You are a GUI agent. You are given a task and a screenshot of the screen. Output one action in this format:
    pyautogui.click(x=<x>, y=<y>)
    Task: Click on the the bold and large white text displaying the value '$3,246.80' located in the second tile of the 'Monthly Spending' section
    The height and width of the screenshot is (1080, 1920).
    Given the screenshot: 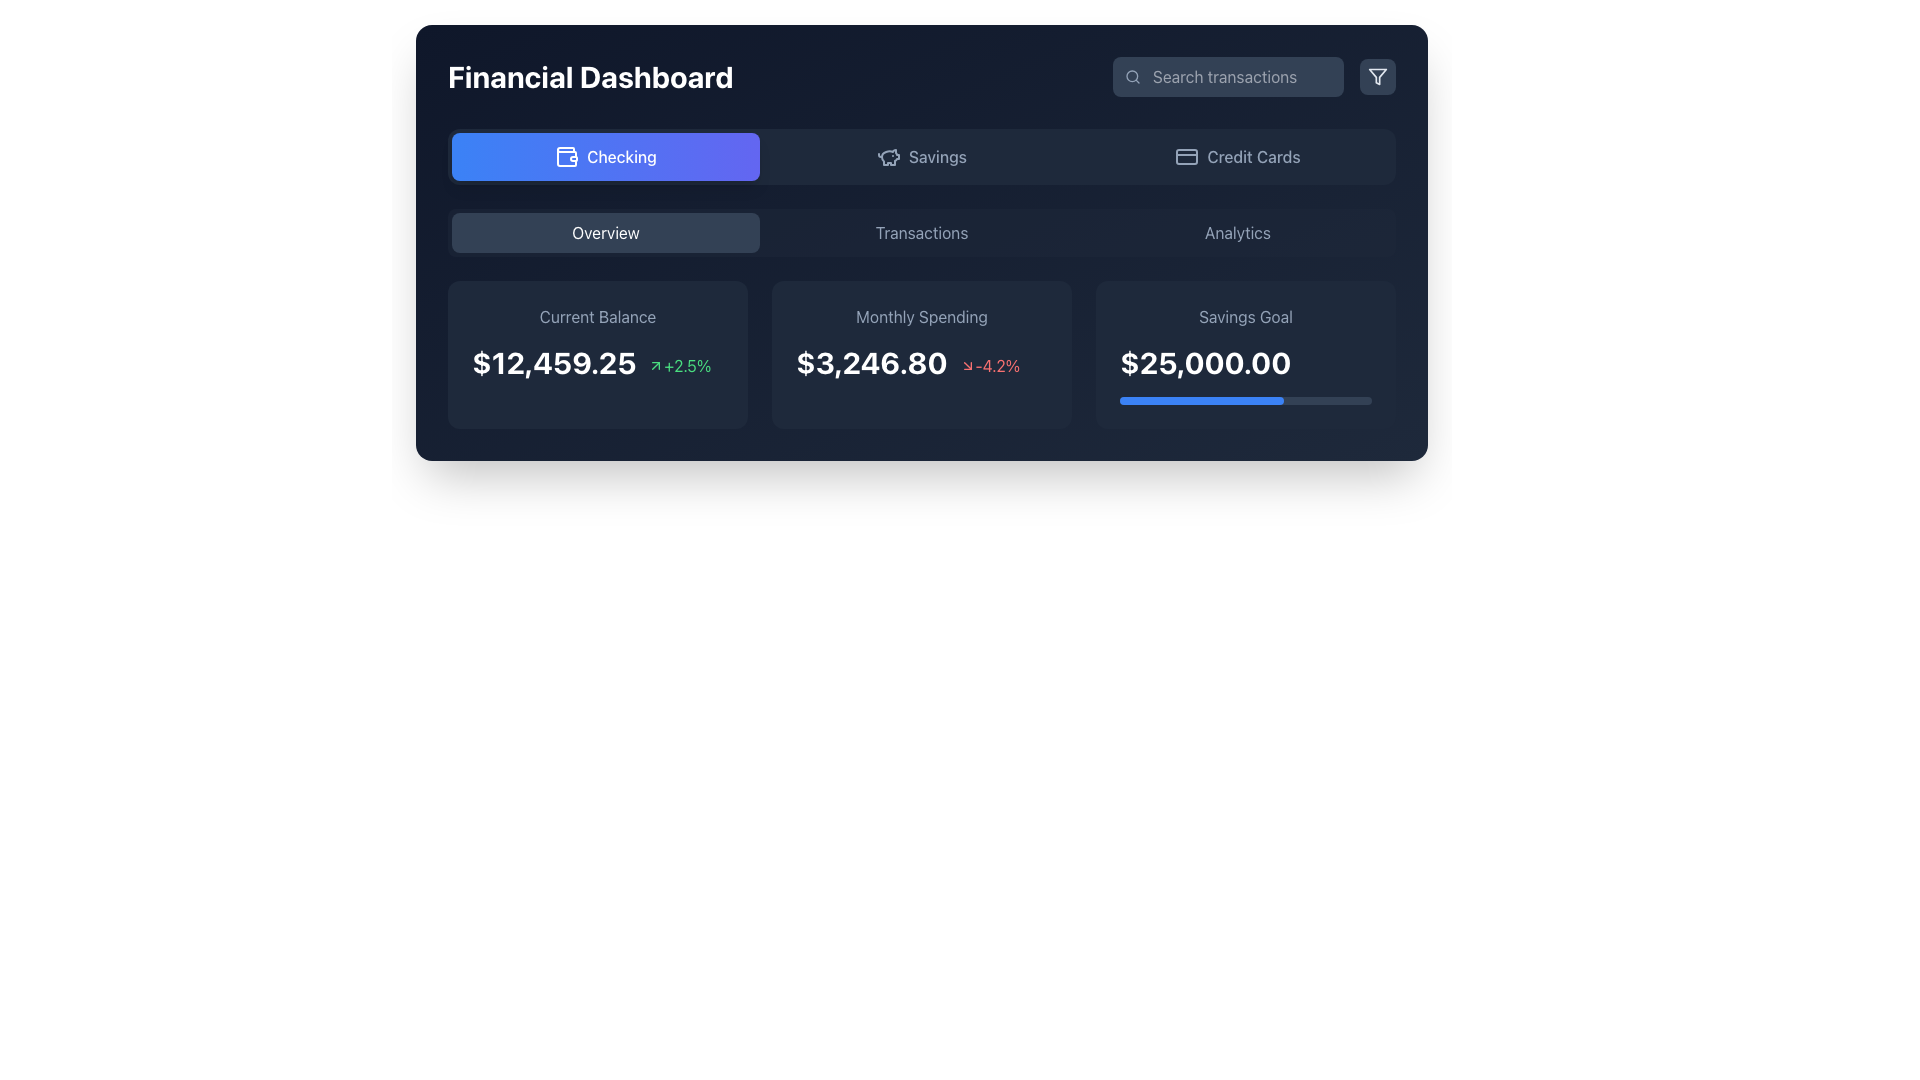 What is the action you would take?
    pyautogui.click(x=871, y=362)
    